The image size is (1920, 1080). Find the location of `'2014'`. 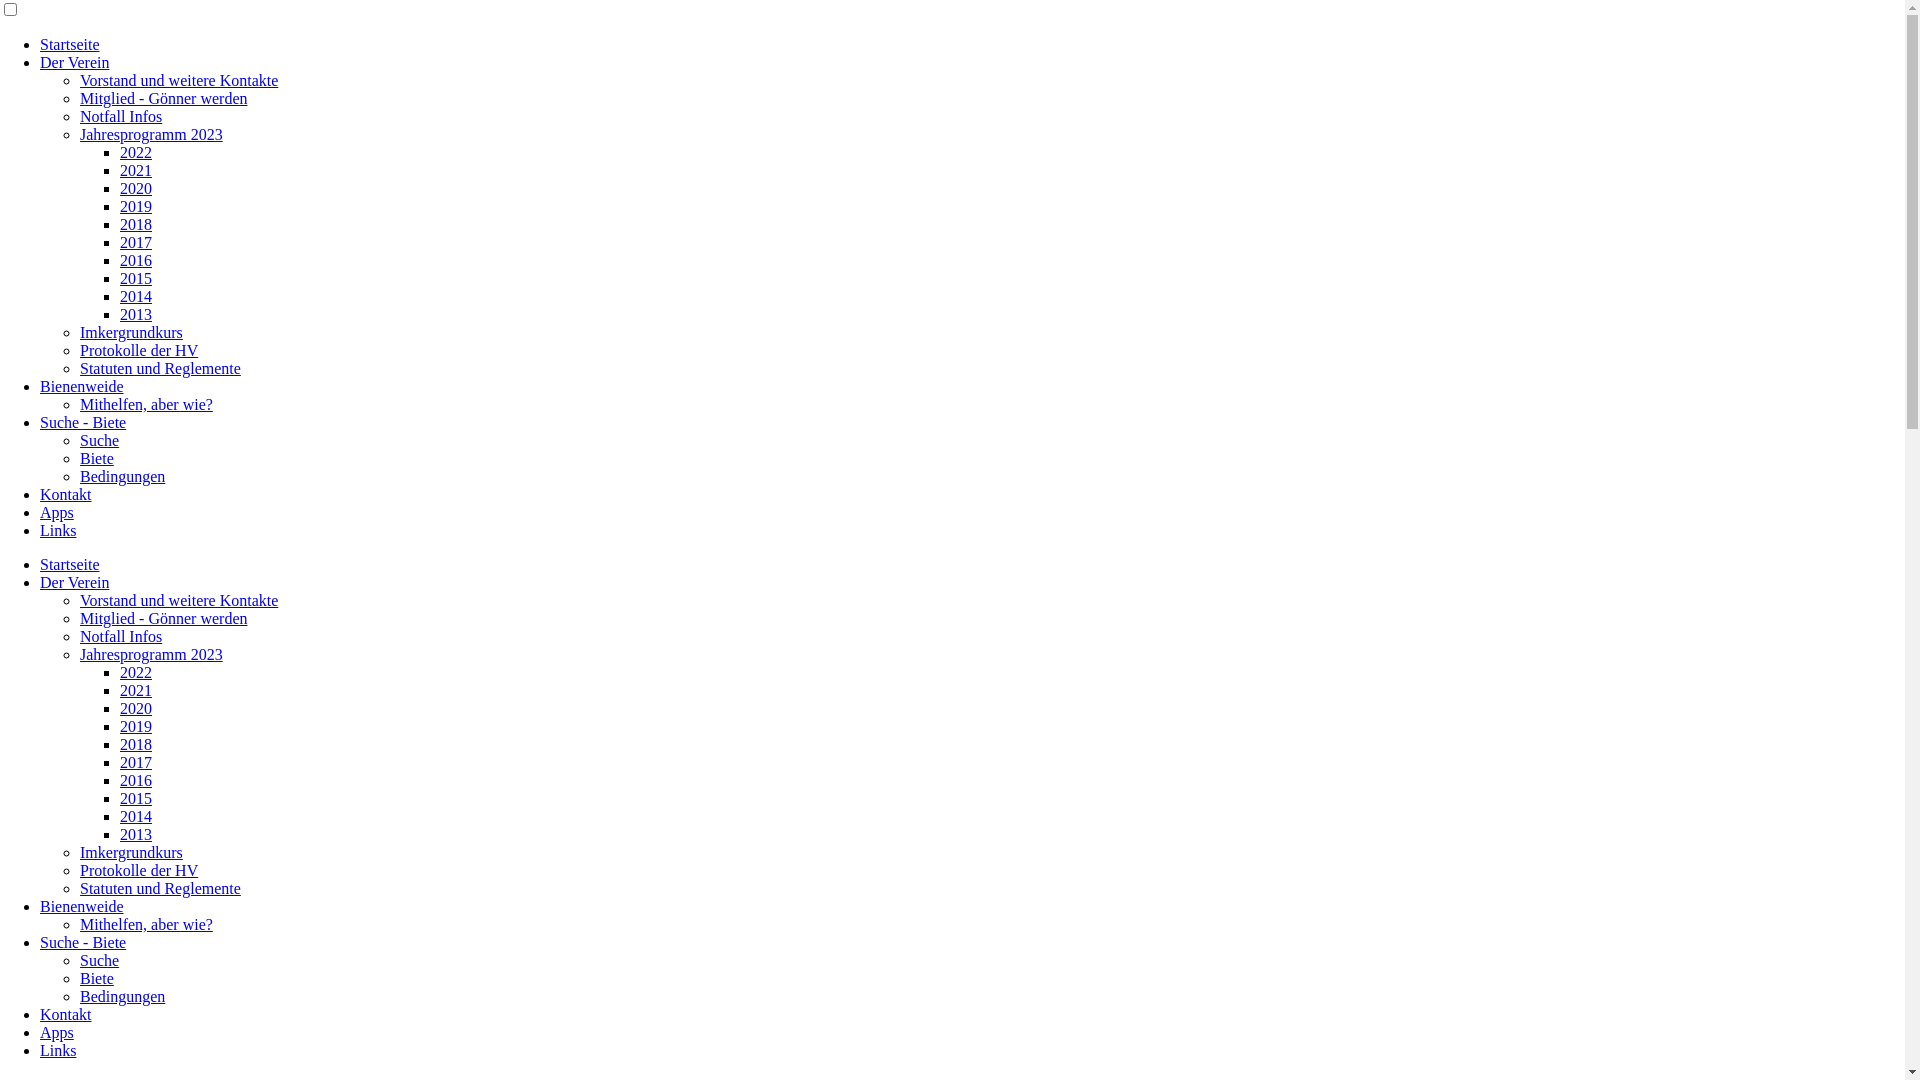

'2014' is located at coordinates (134, 816).